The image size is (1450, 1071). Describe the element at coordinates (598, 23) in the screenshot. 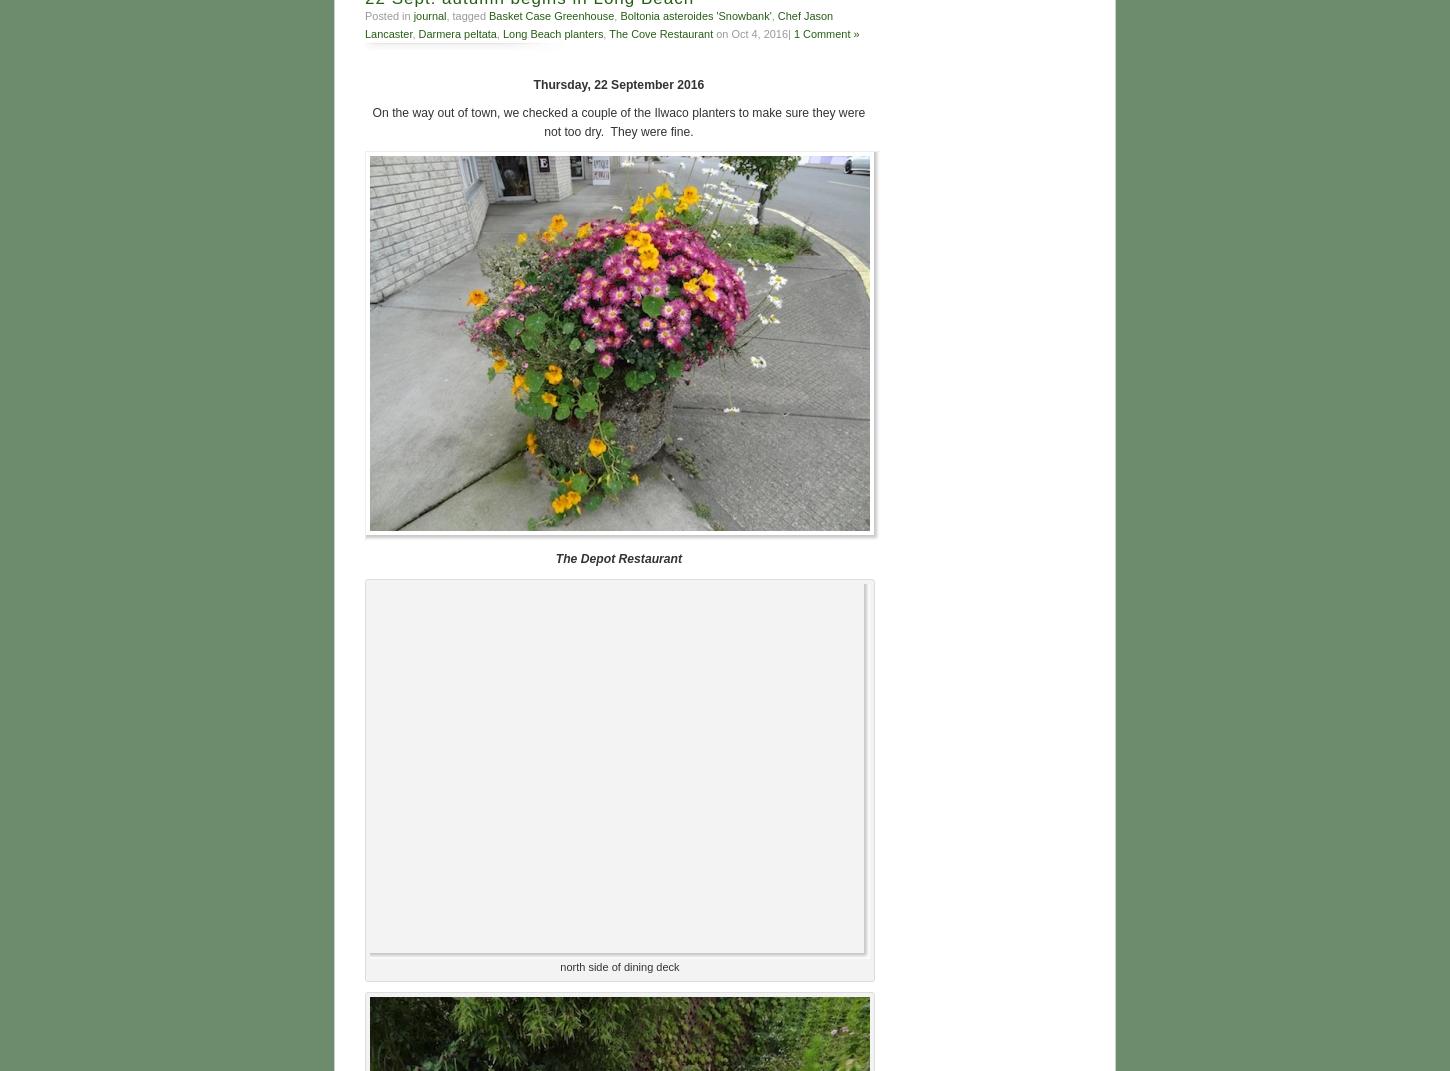

I see `'Chef Jason Lancaster'` at that location.